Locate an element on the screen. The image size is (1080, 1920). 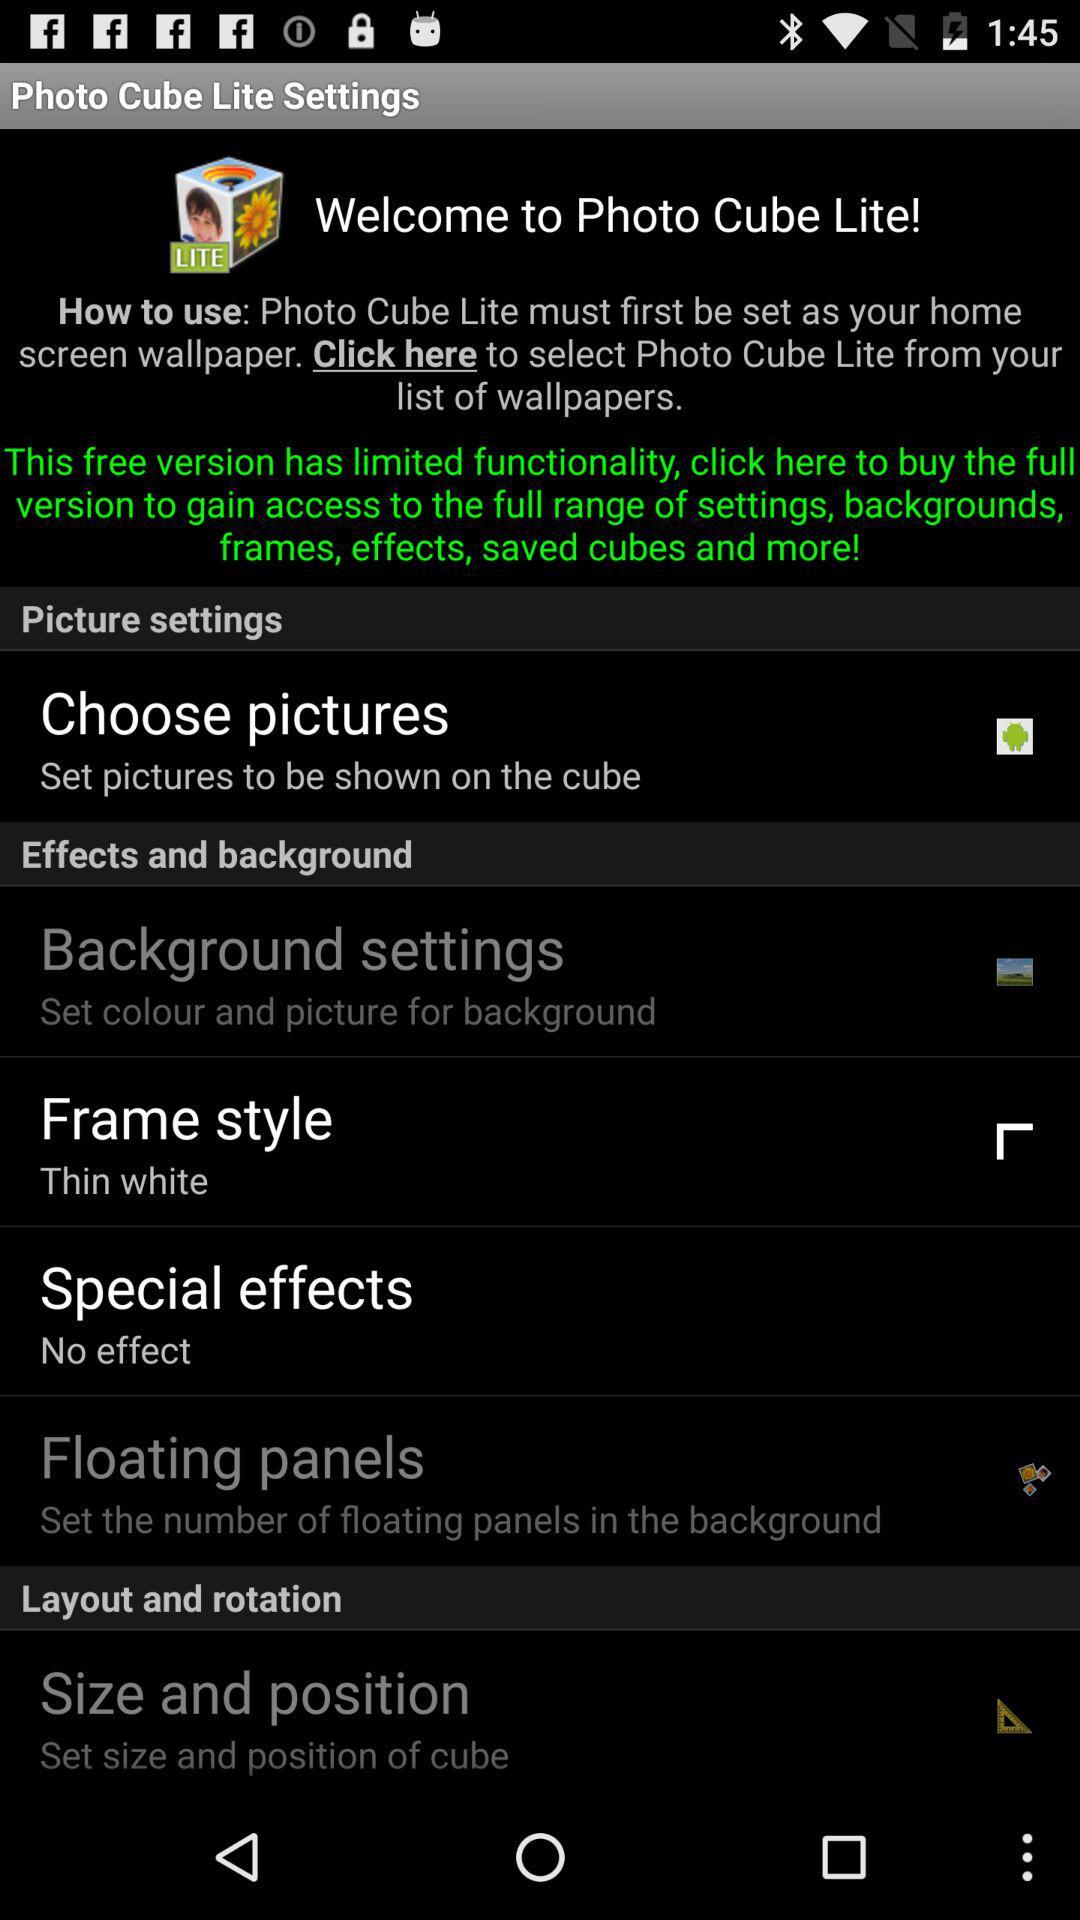
the icon next to the set size and icon is located at coordinates (1014, 1714).